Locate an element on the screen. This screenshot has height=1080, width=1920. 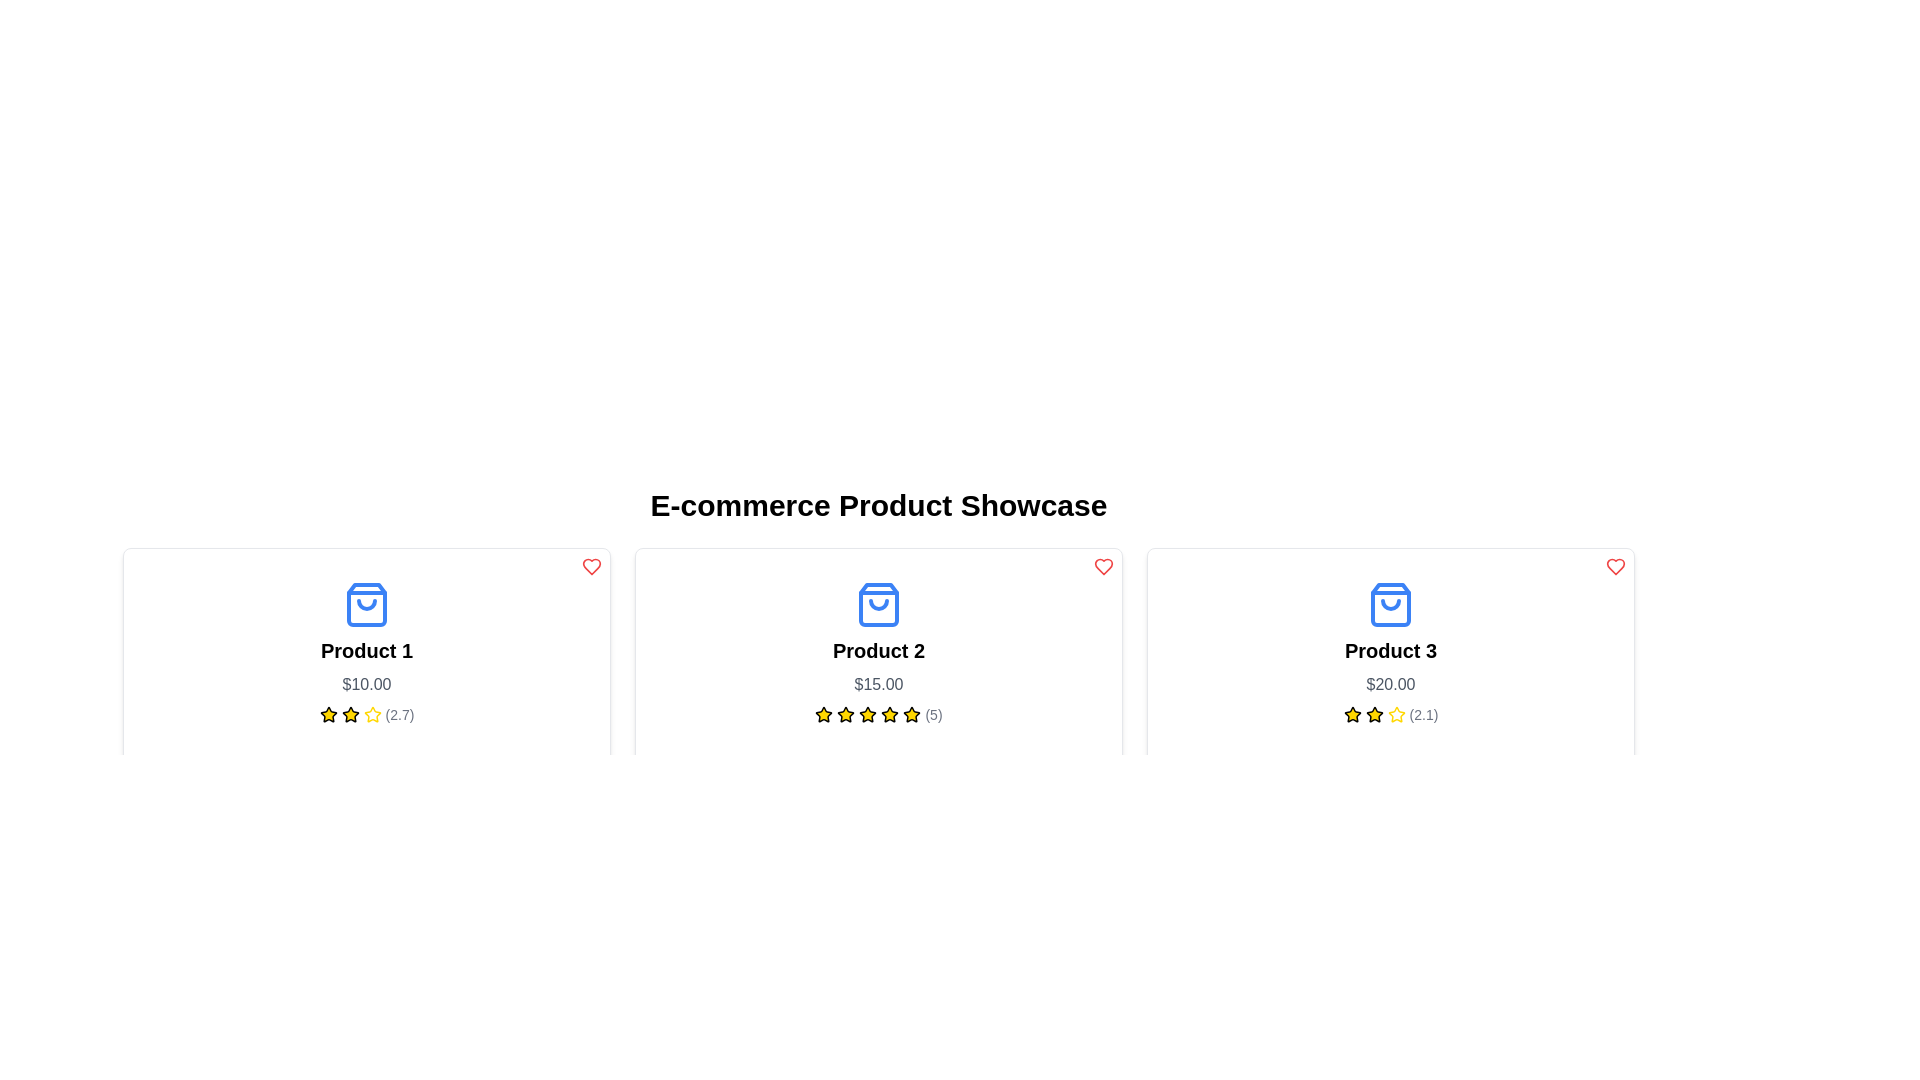
the heart-shaped icon outlined in red located in the top-right corner of the card displaying 'Product 1' for keyboard interaction is located at coordinates (590, 567).